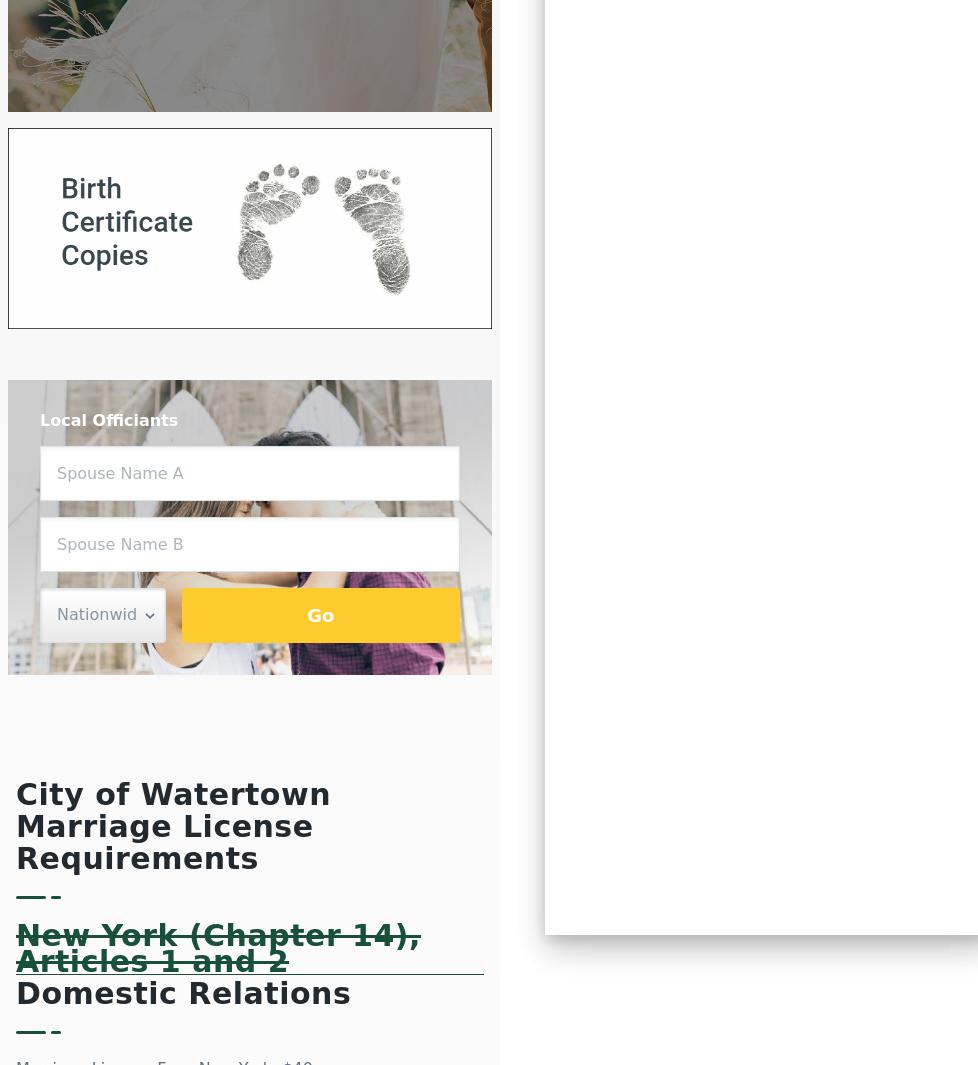 The height and width of the screenshot is (1065, 978). I want to click on 'Marriage License Requirements', so click(164, 842).